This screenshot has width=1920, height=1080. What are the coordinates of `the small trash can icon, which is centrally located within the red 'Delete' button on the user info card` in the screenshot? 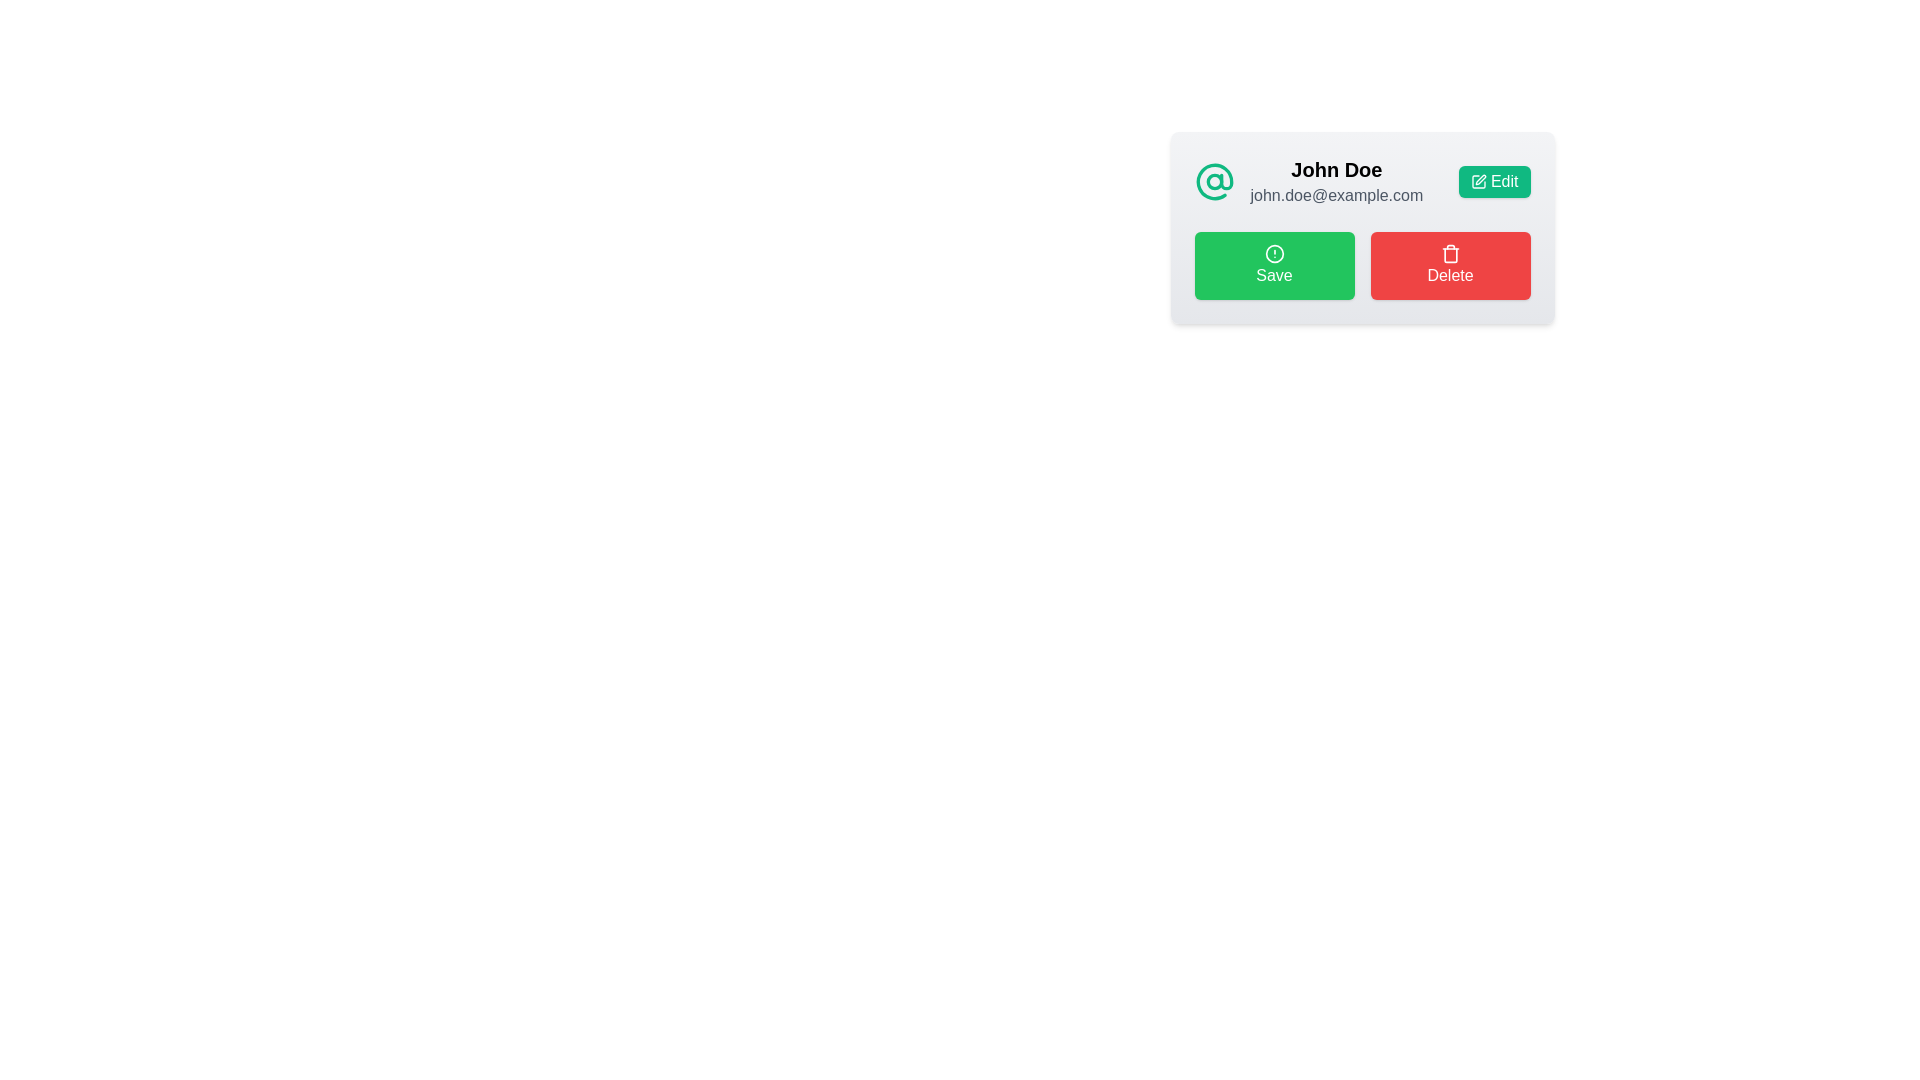 It's located at (1450, 253).